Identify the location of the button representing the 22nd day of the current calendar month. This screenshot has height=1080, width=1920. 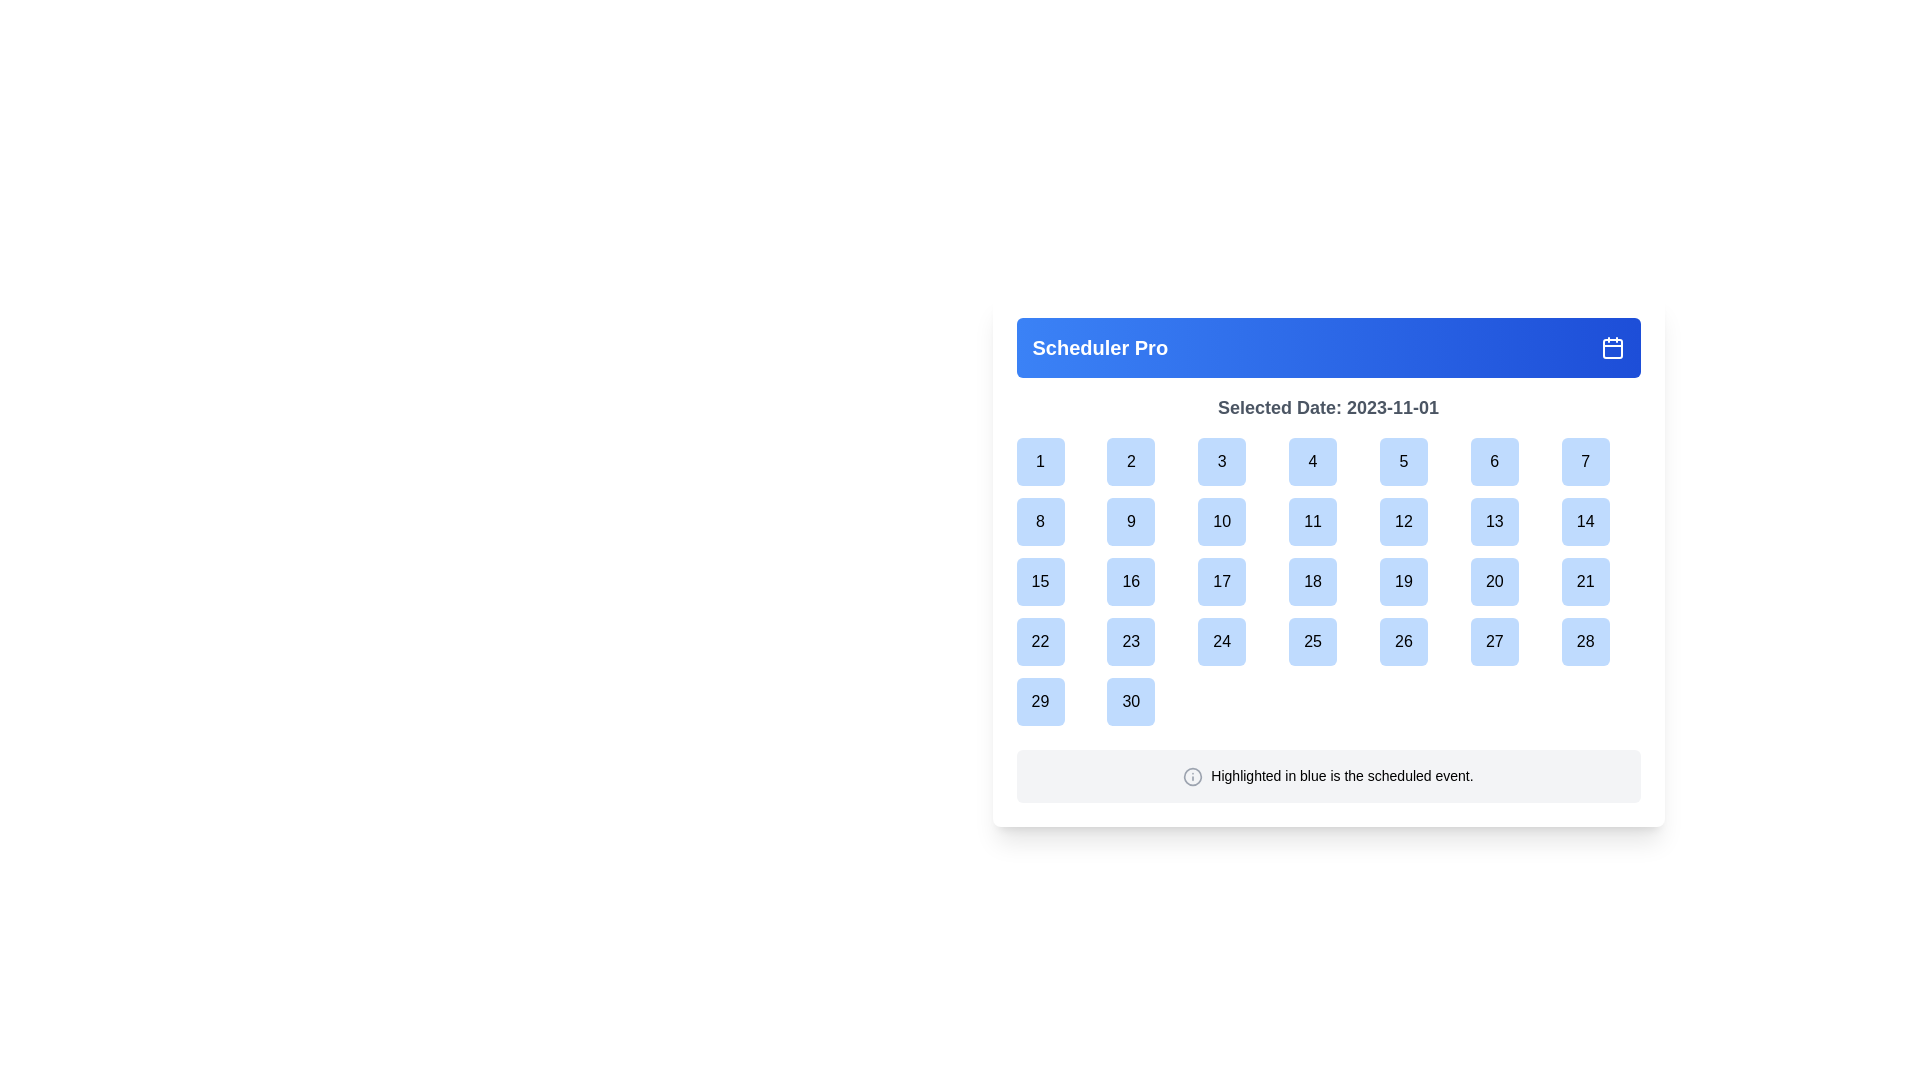
(1055, 641).